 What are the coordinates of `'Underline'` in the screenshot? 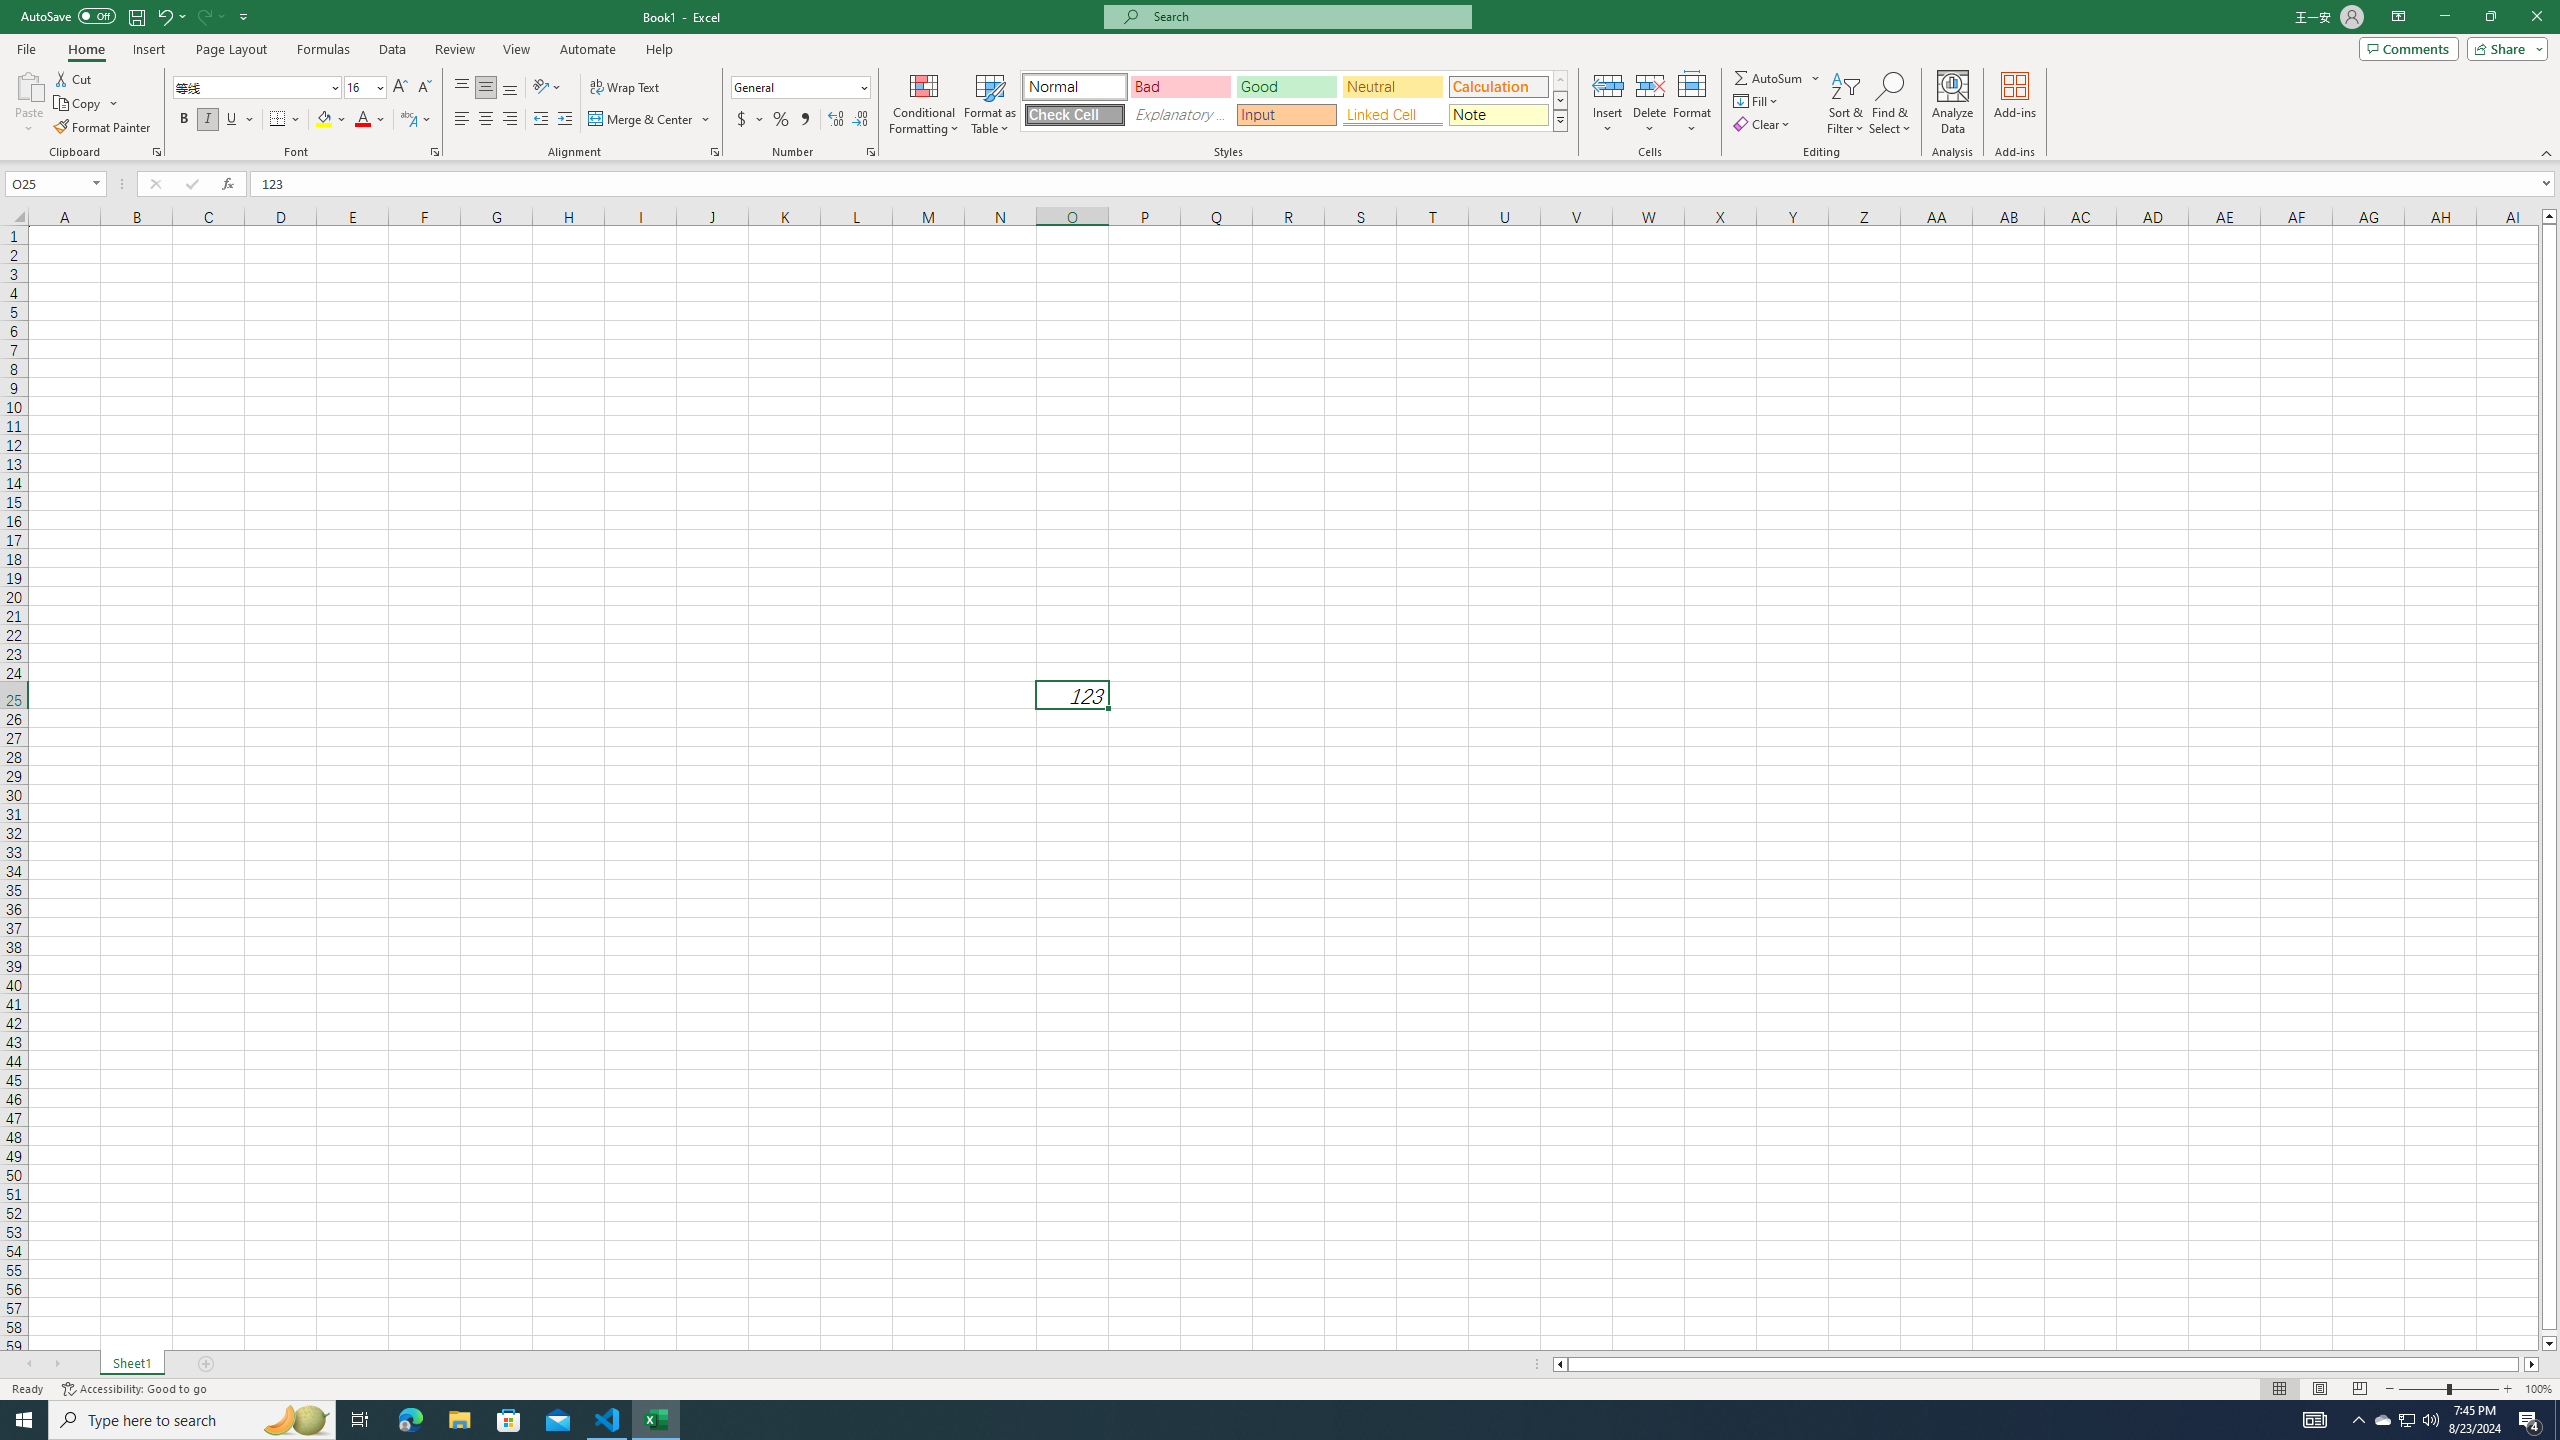 It's located at (239, 118).